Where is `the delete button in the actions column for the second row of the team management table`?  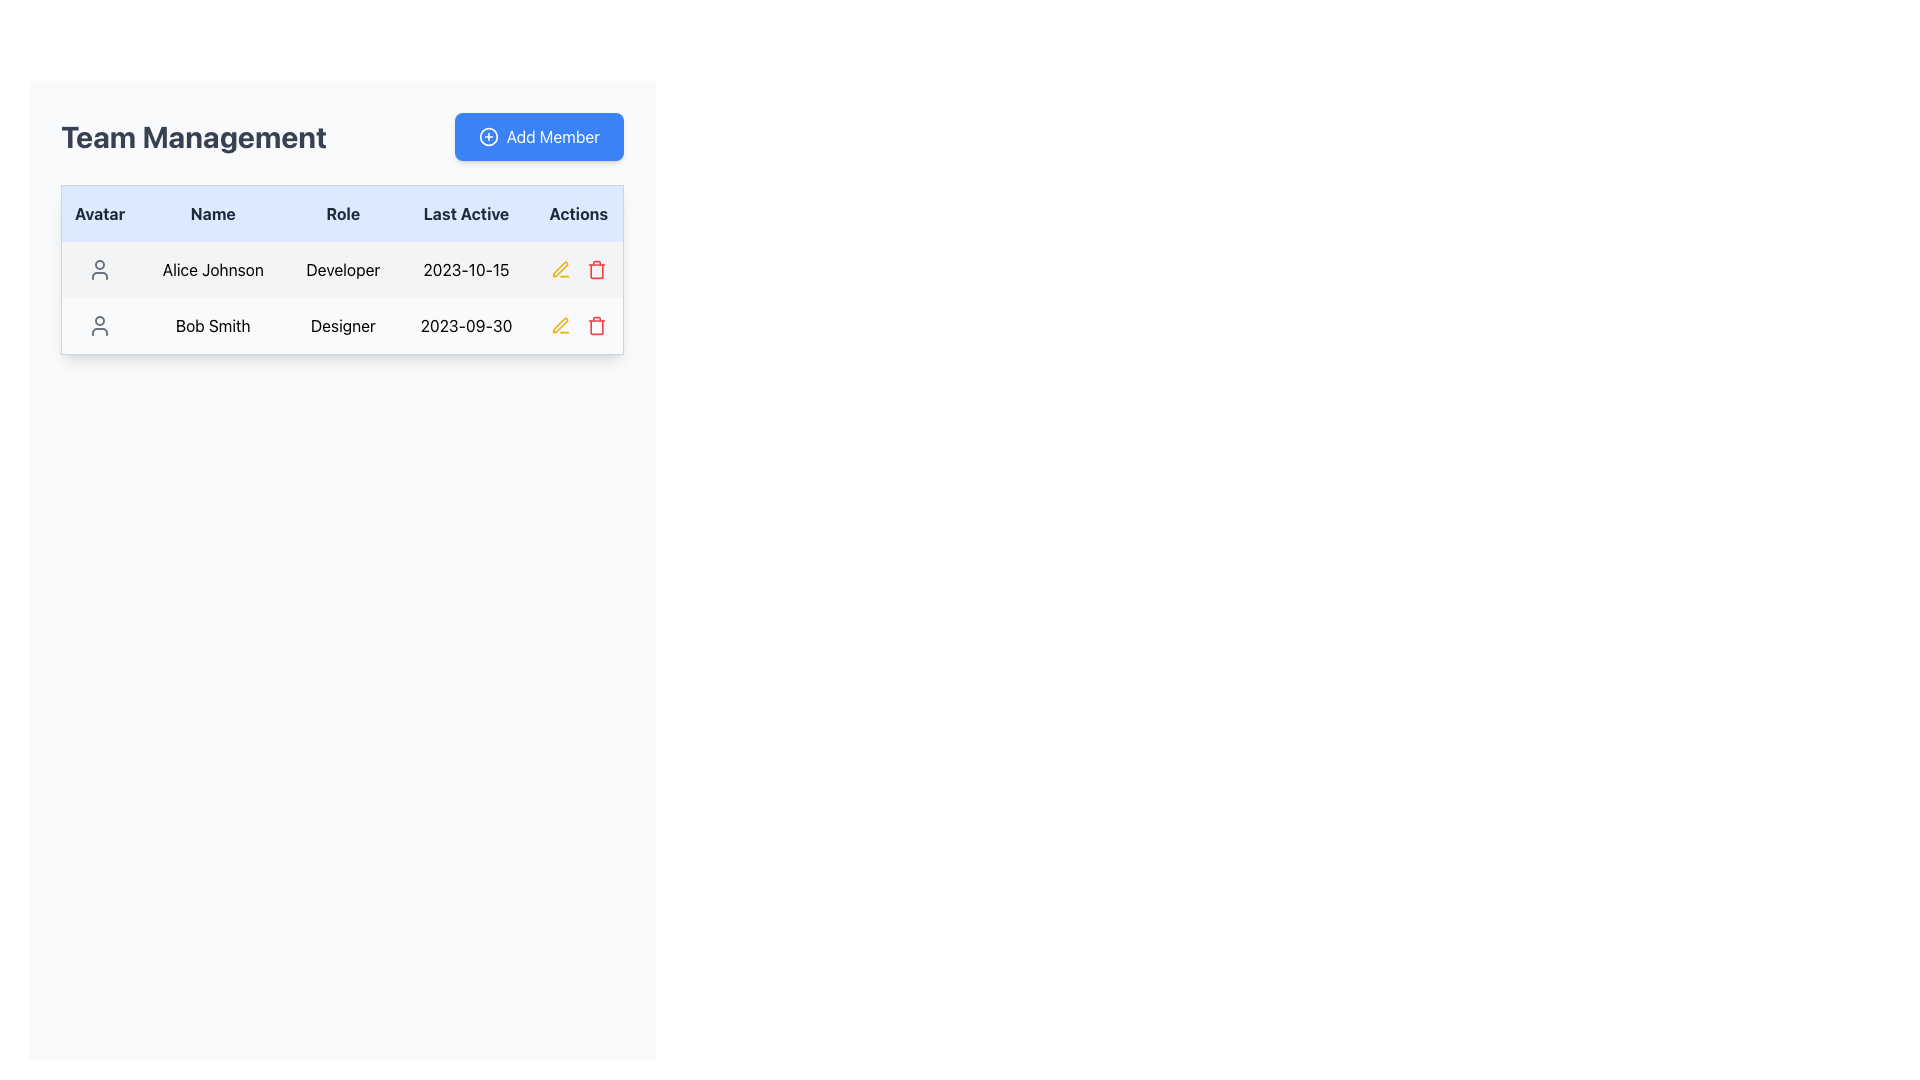
the delete button in the actions column for the second row of the team management table is located at coordinates (595, 325).